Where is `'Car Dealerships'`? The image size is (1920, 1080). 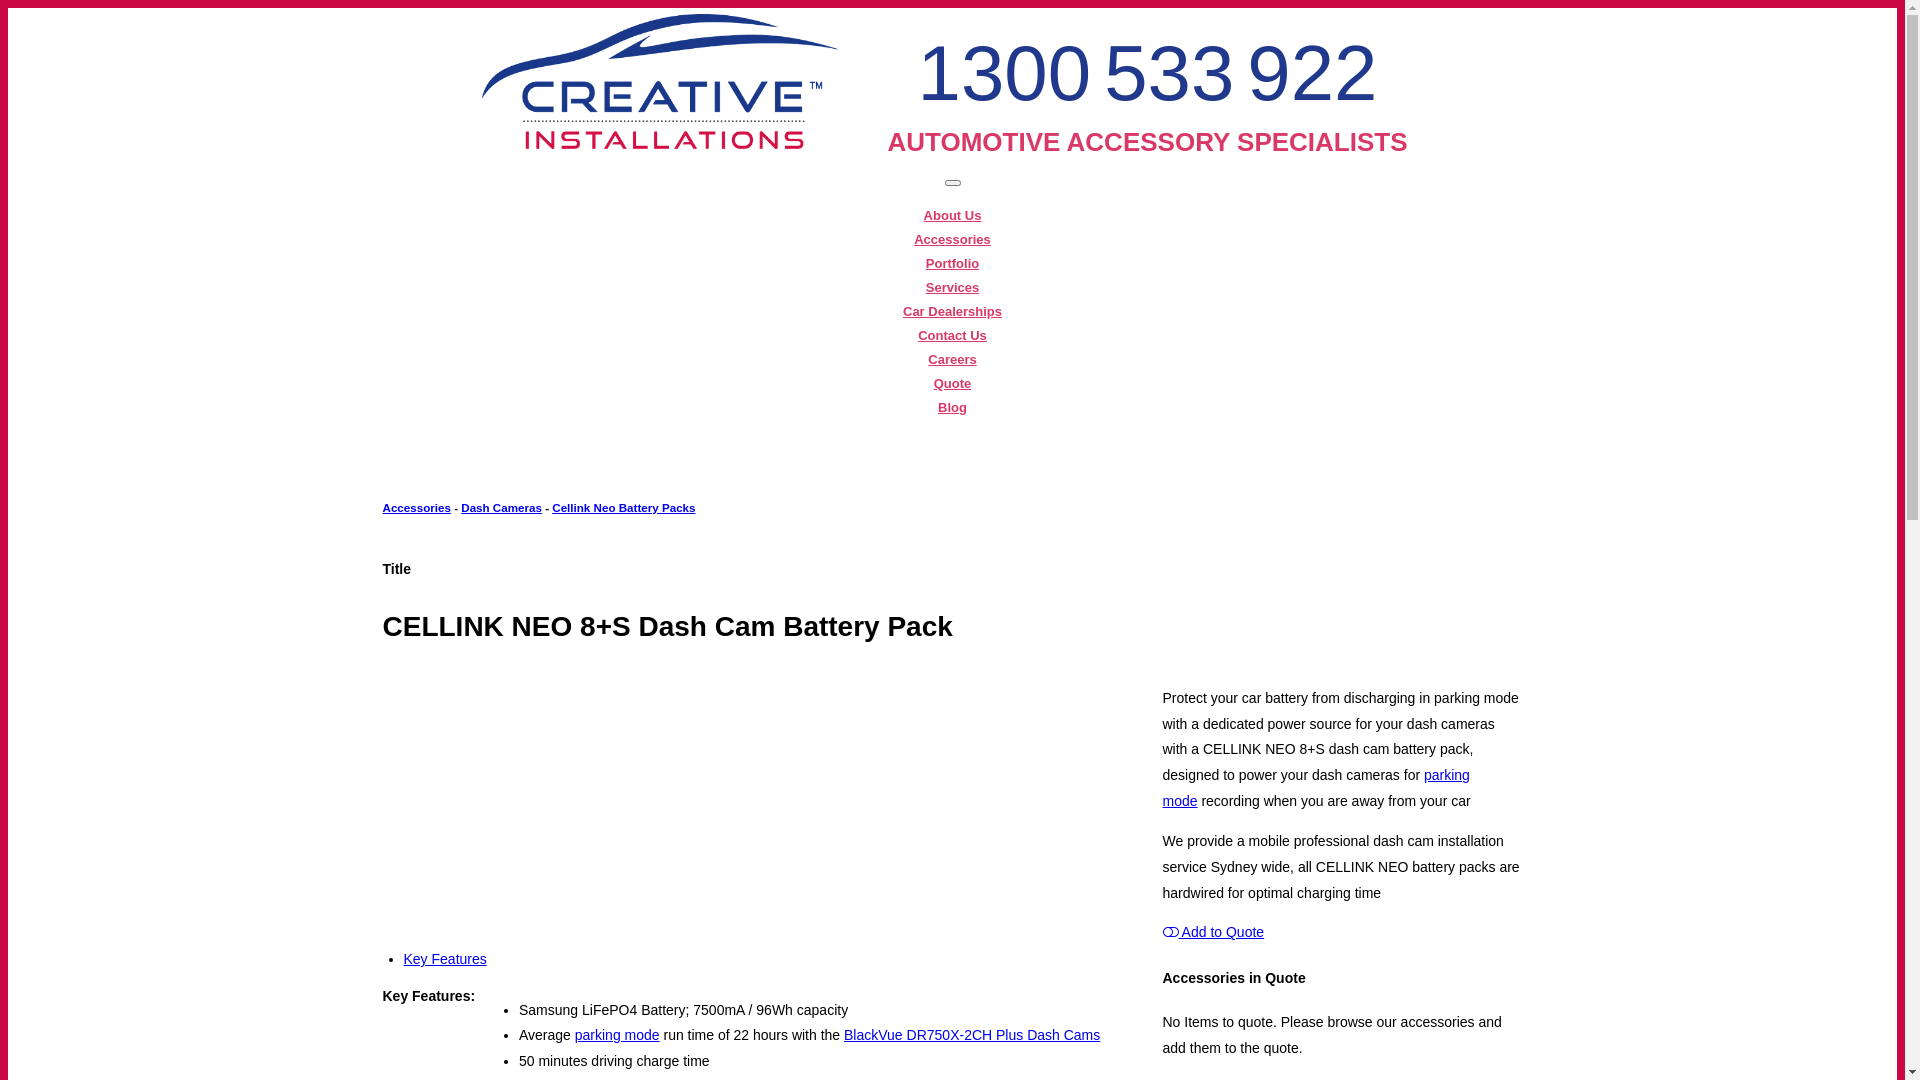 'Car Dealerships' is located at coordinates (951, 311).